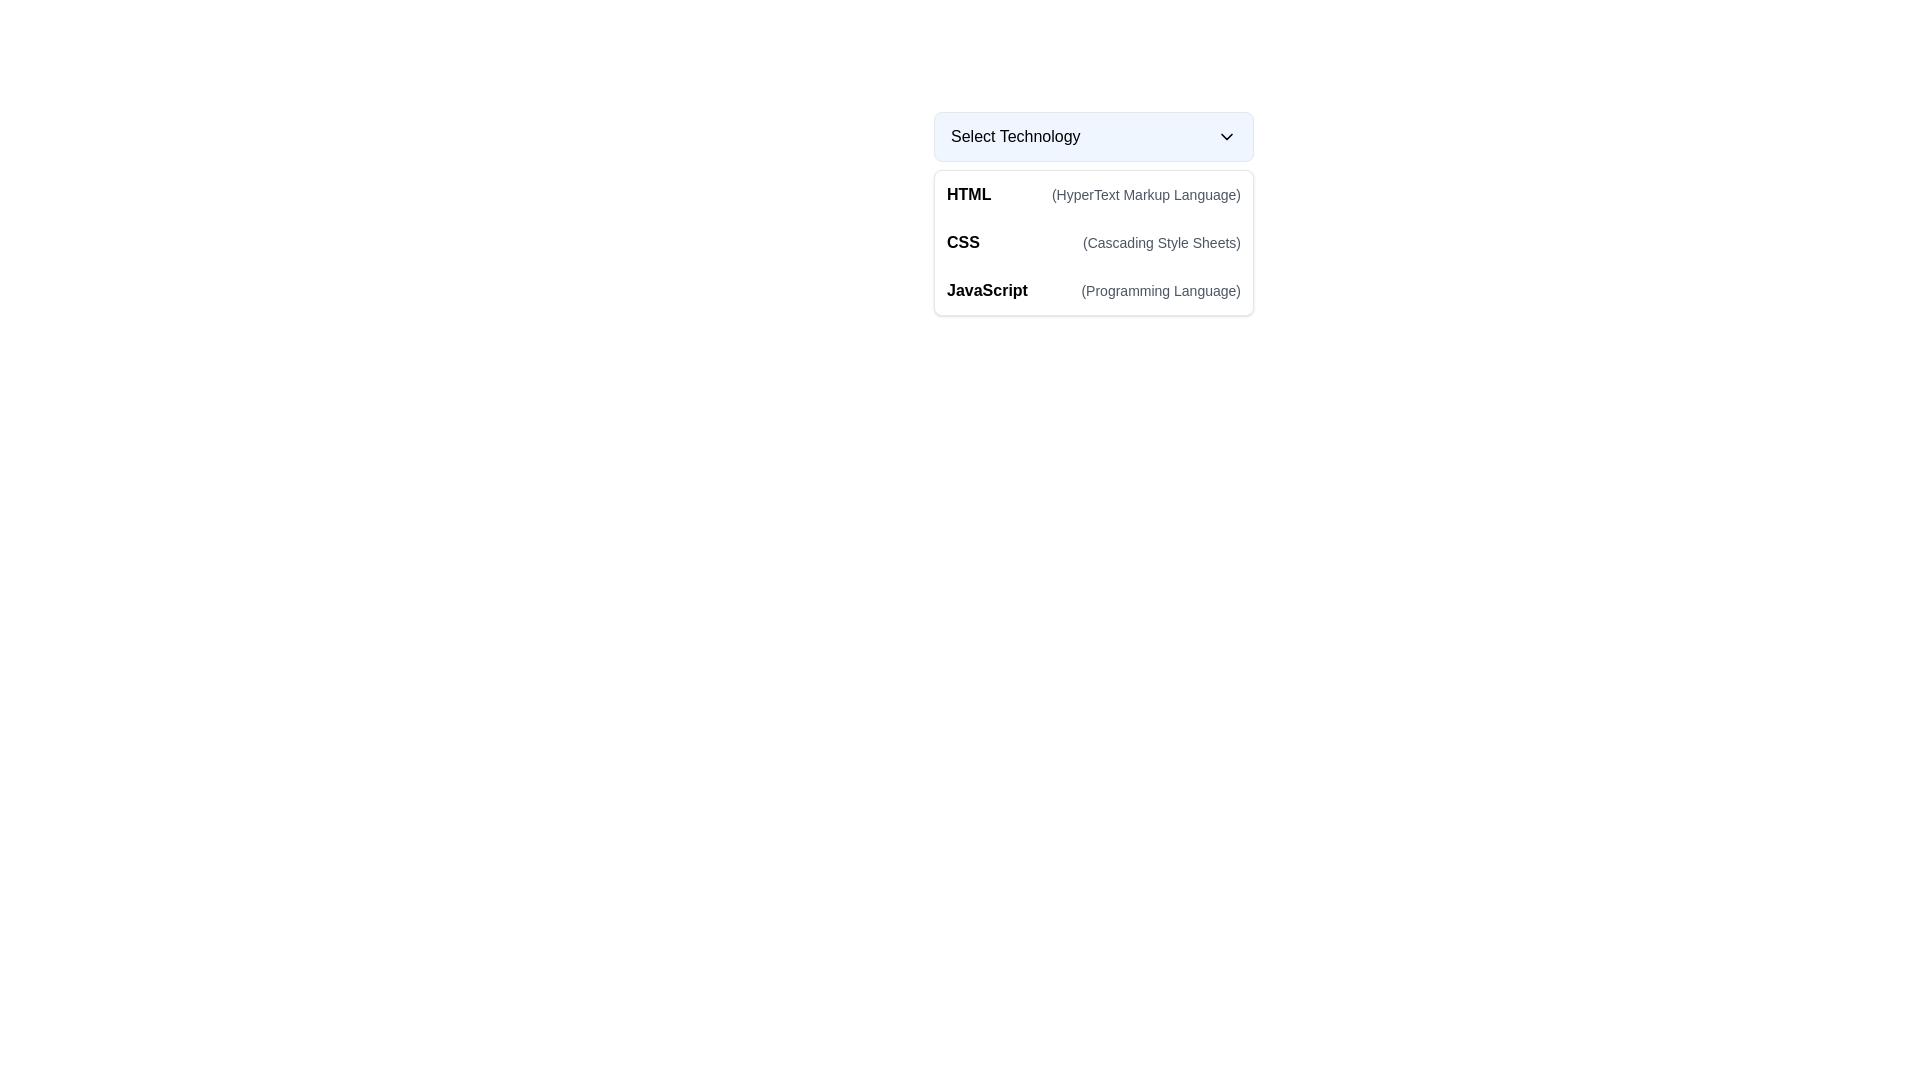  I want to click on the text label that reads '(Programming Language)', which is styled with a smaller font size and light gray color, located within the dropdown menu under the selectable option 'JavaScript', so click(1161, 290).